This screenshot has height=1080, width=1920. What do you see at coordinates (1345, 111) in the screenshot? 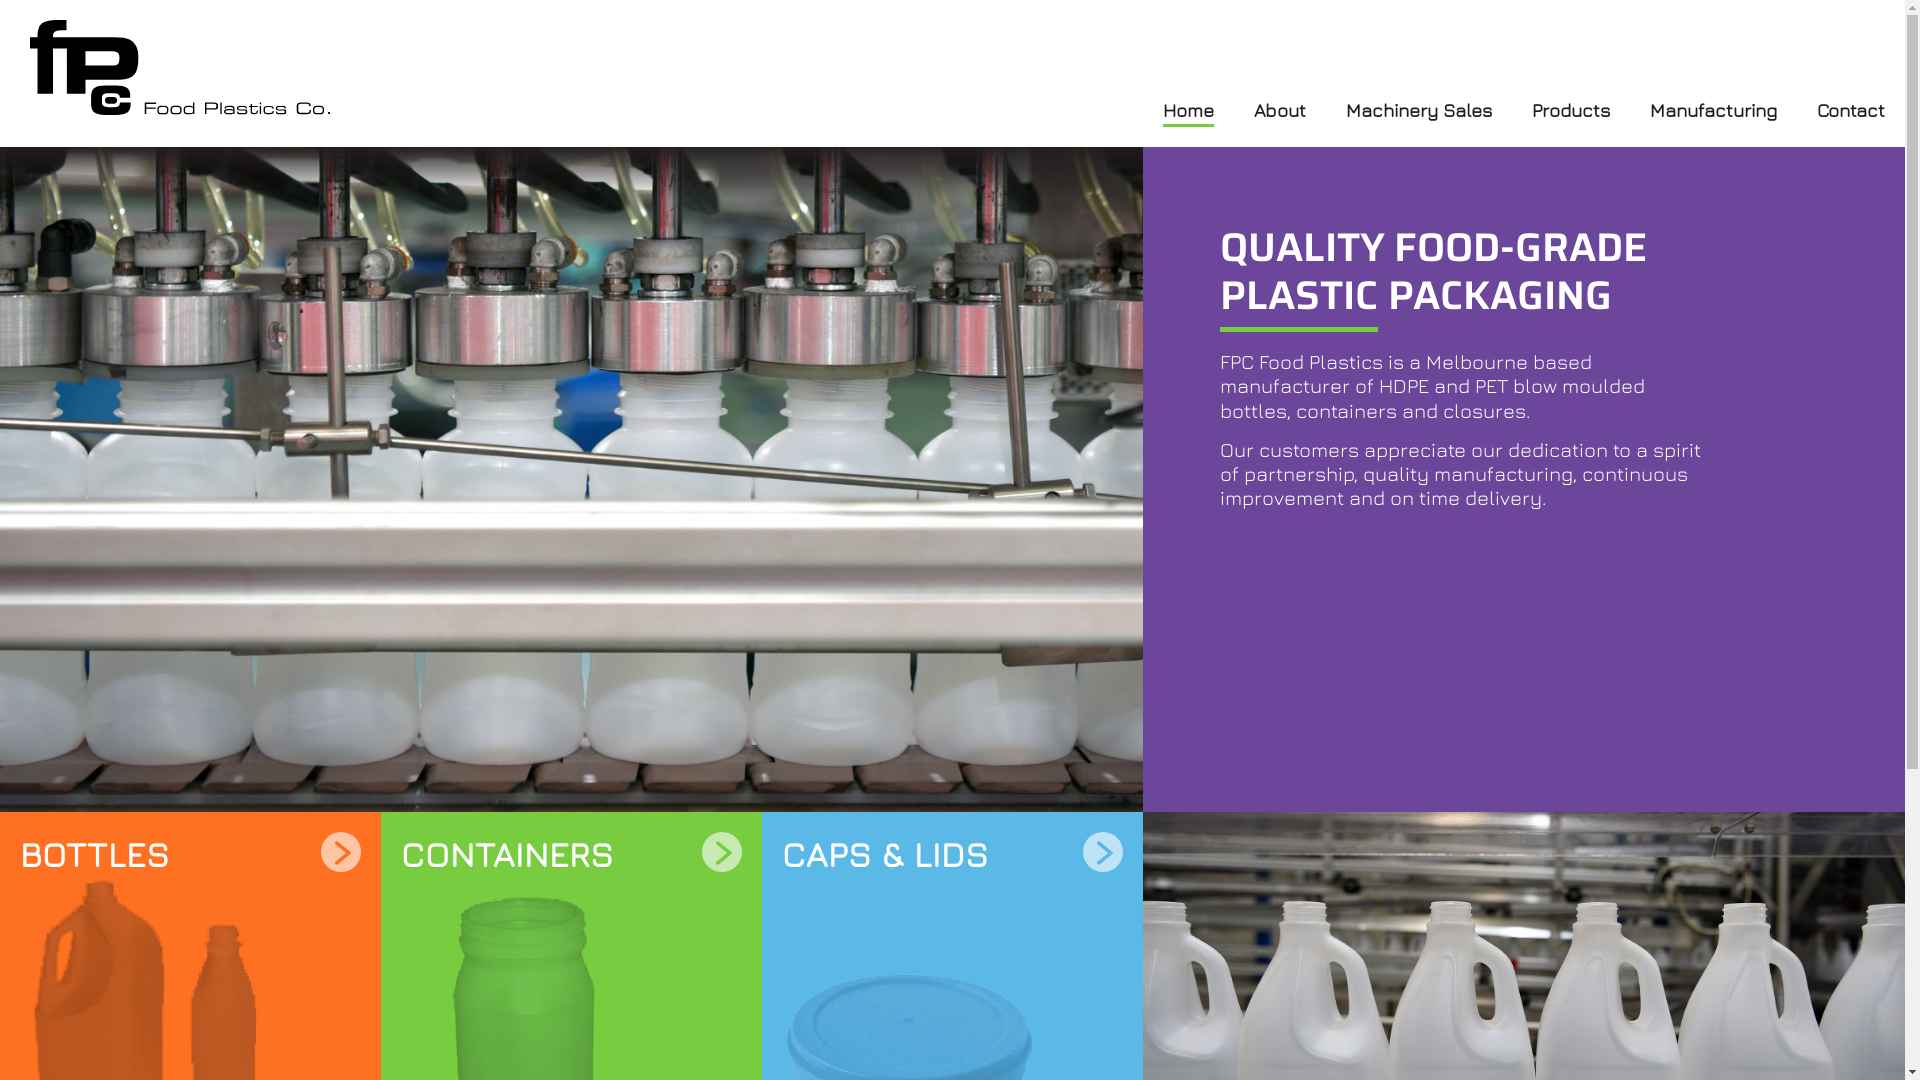
I see `'Machinery Sales'` at bounding box center [1345, 111].